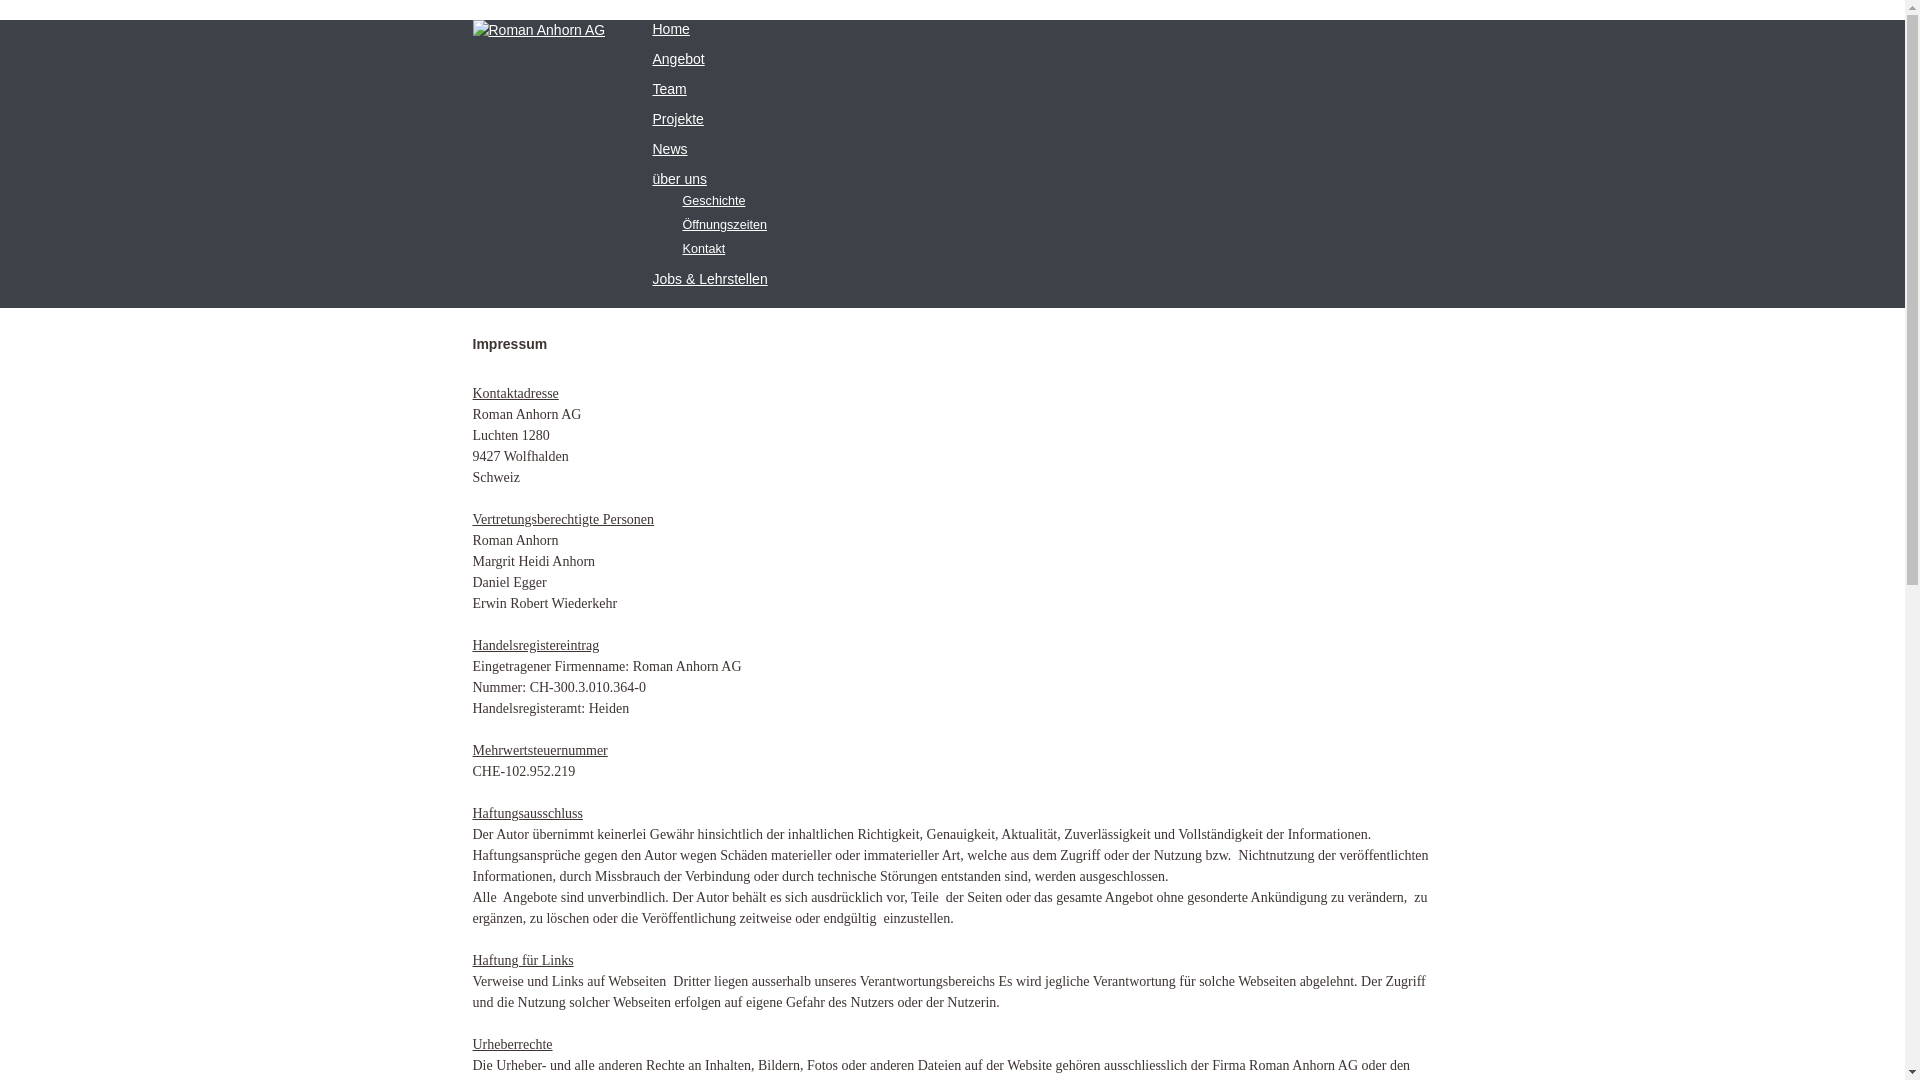 The height and width of the screenshot is (1080, 1920). Describe the element at coordinates (668, 87) in the screenshot. I see `'Team'` at that location.